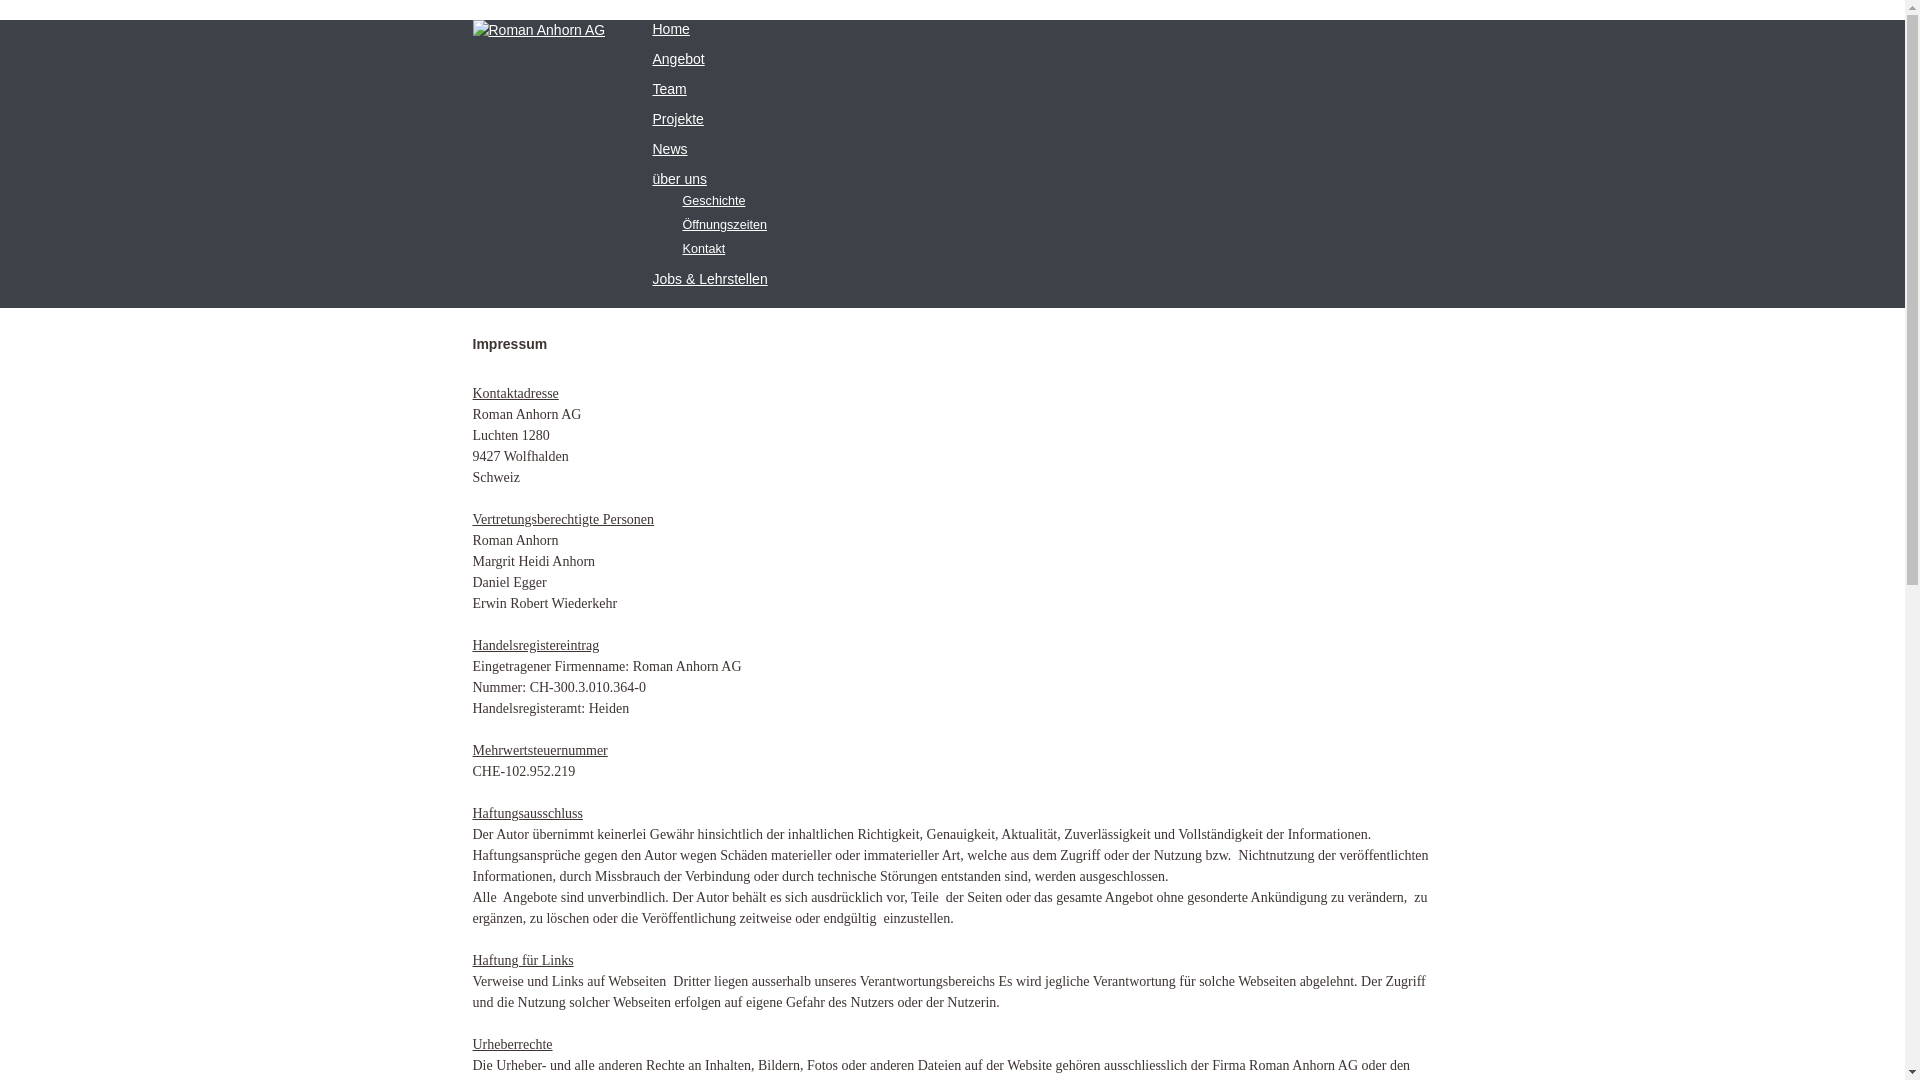 The height and width of the screenshot is (1080, 1920). Describe the element at coordinates (668, 87) in the screenshot. I see `'Team'` at that location.